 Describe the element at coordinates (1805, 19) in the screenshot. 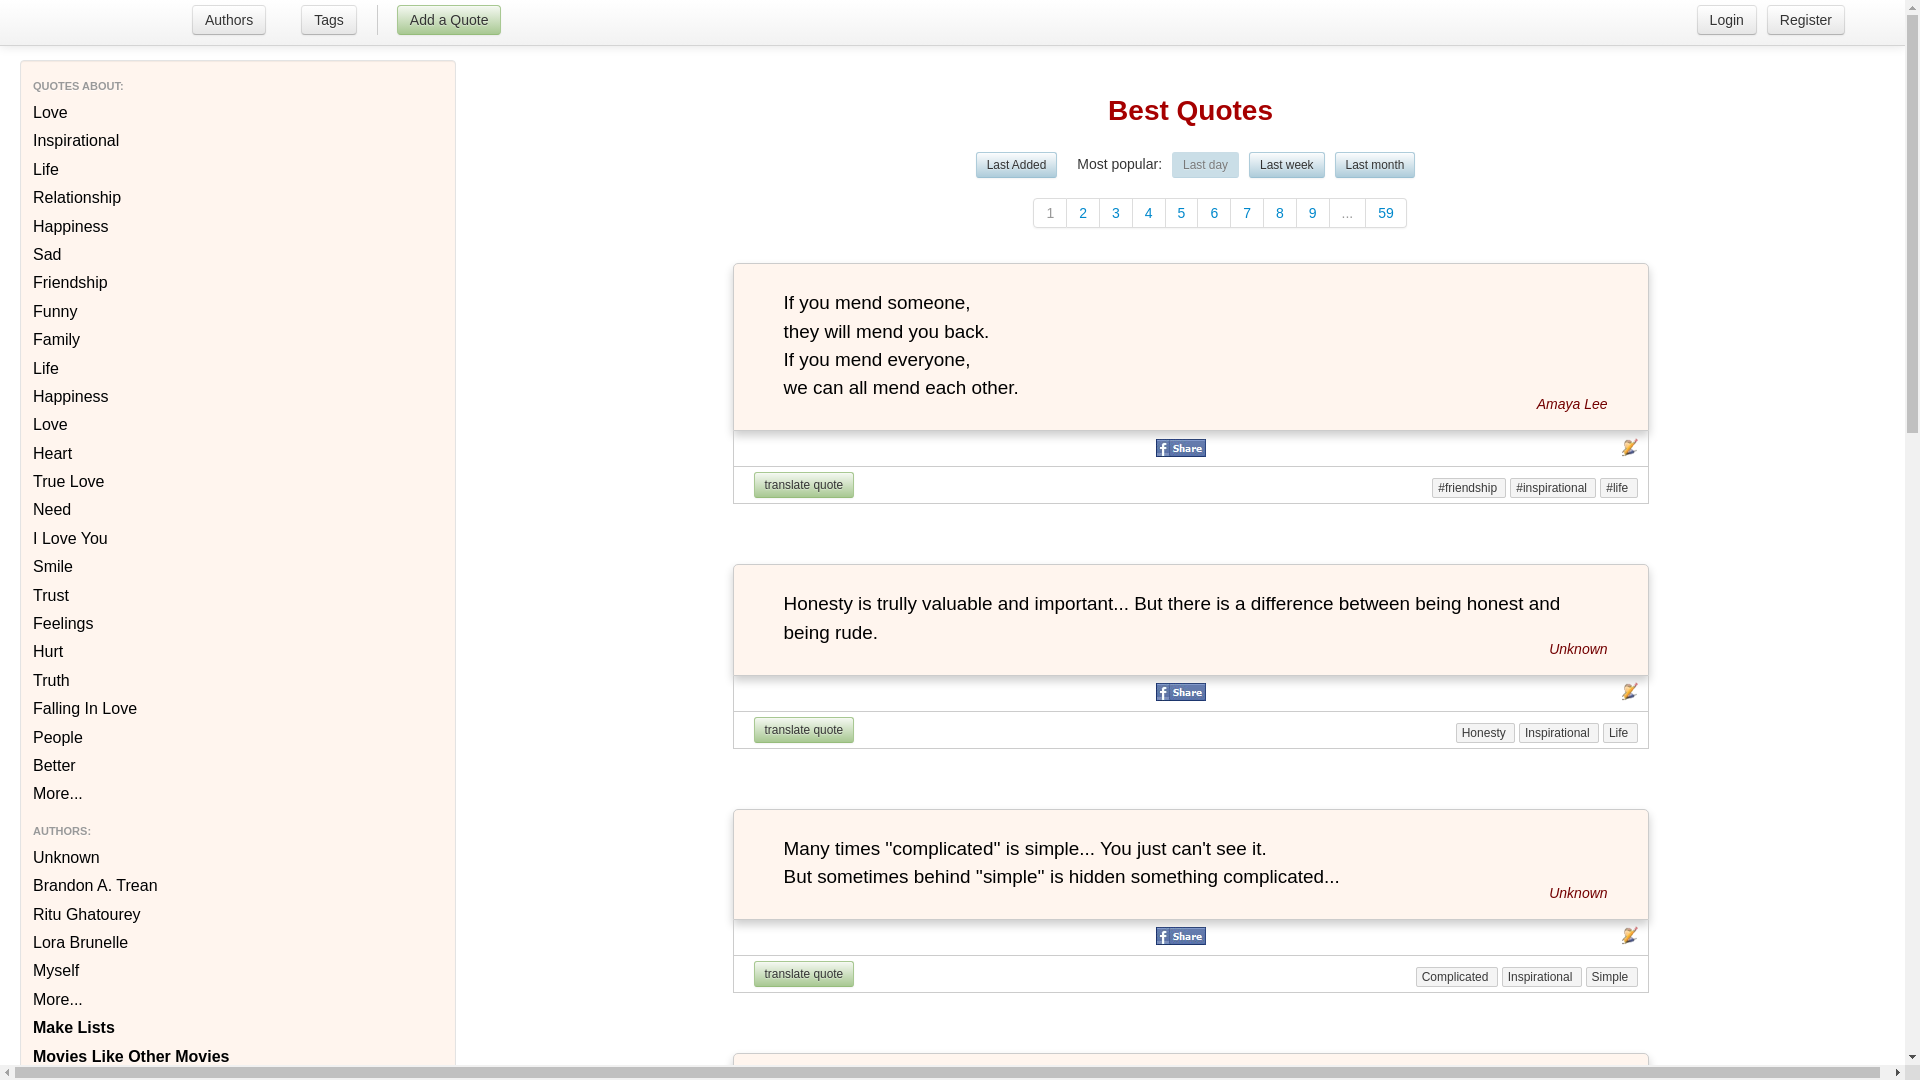

I see `'Register'` at that location.